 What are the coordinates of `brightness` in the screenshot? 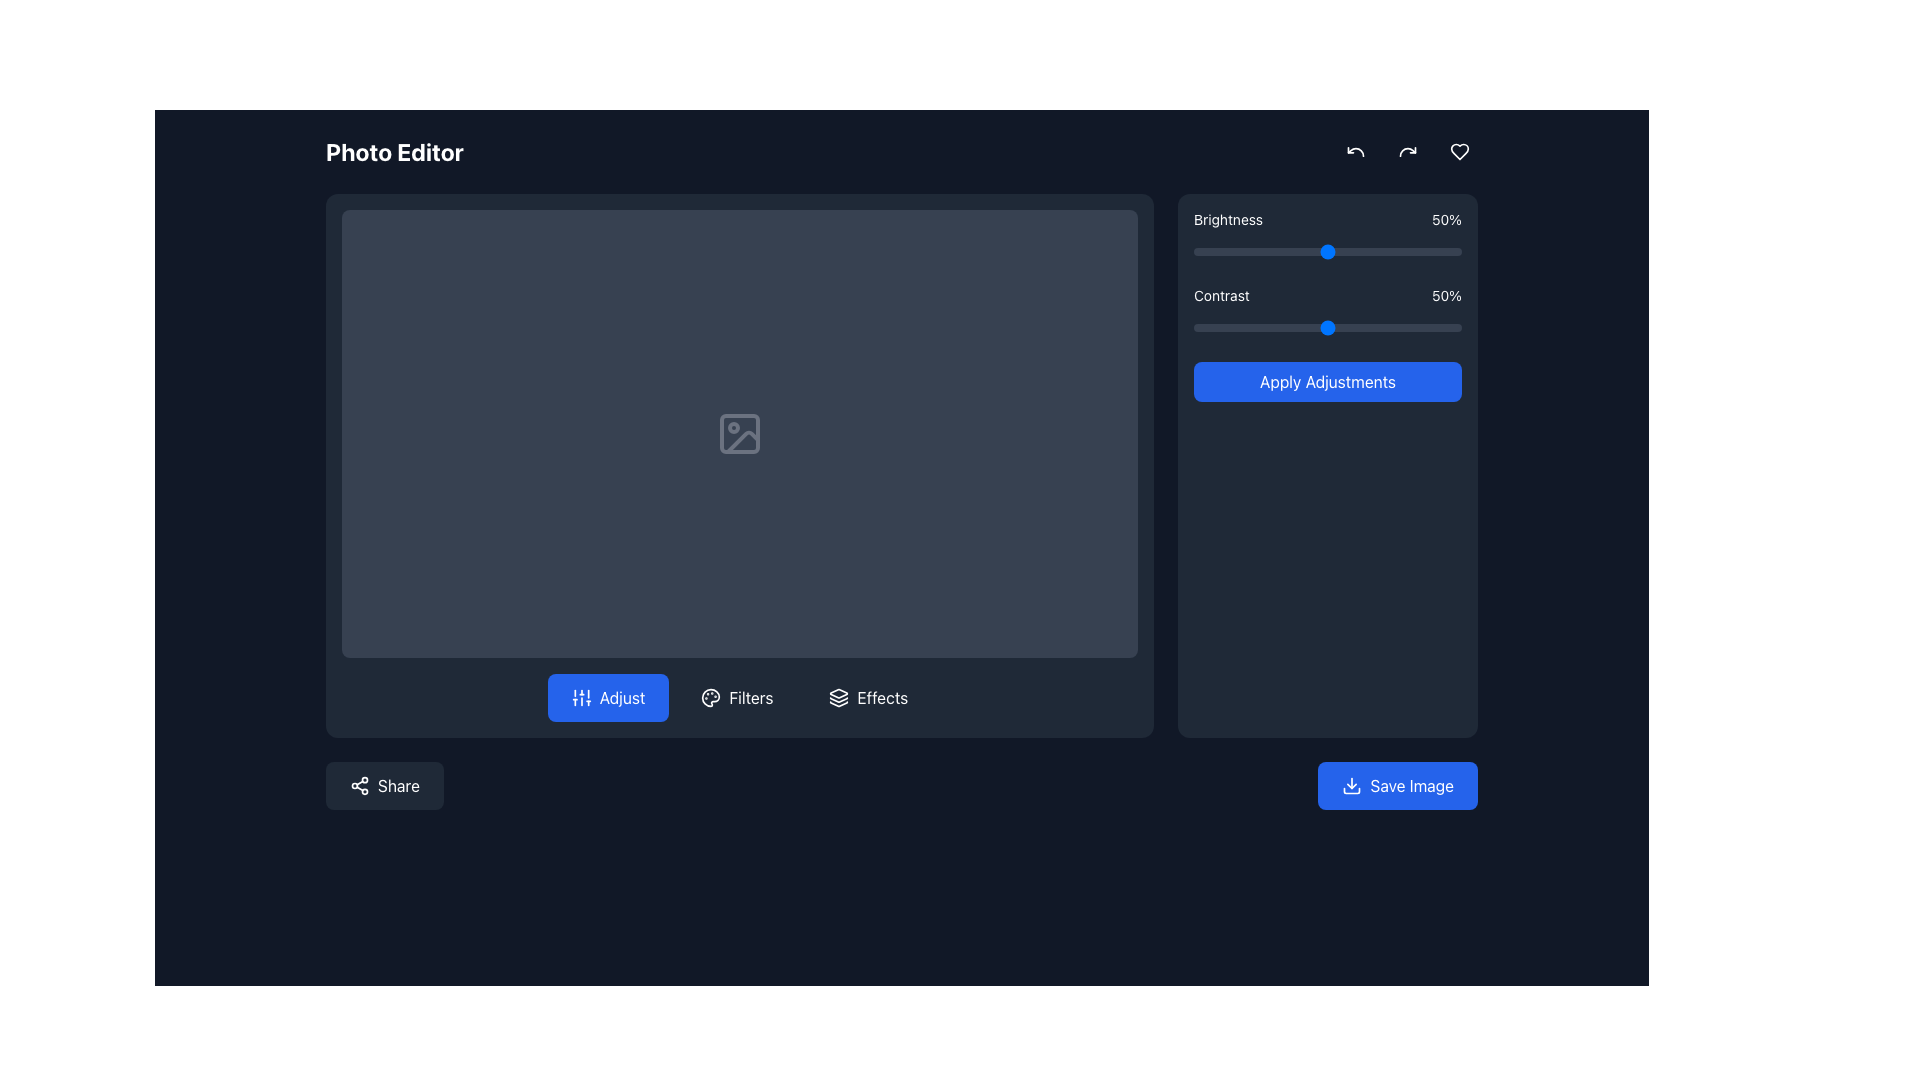 It's located at (1407, 250).